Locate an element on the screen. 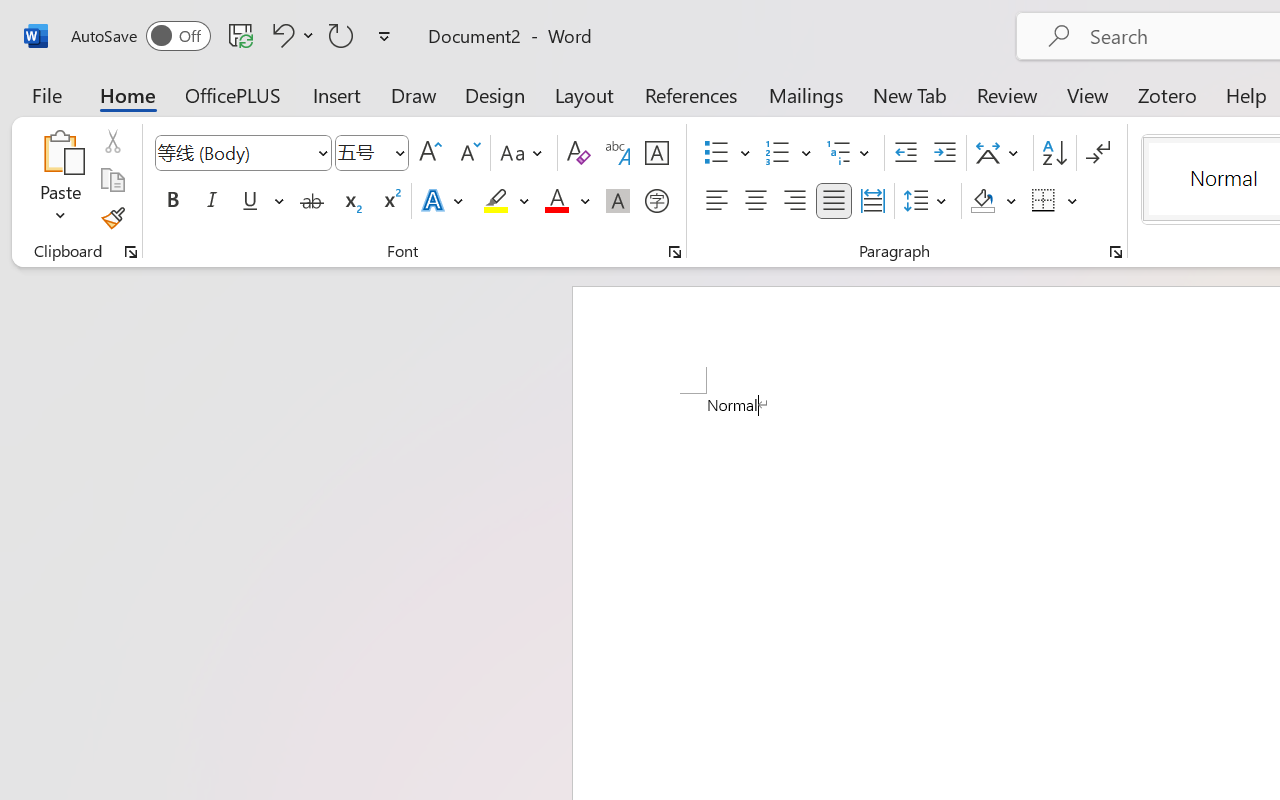 This screenshot has width=1280, height=800. 'View' is located at coordinates (1087, 94).